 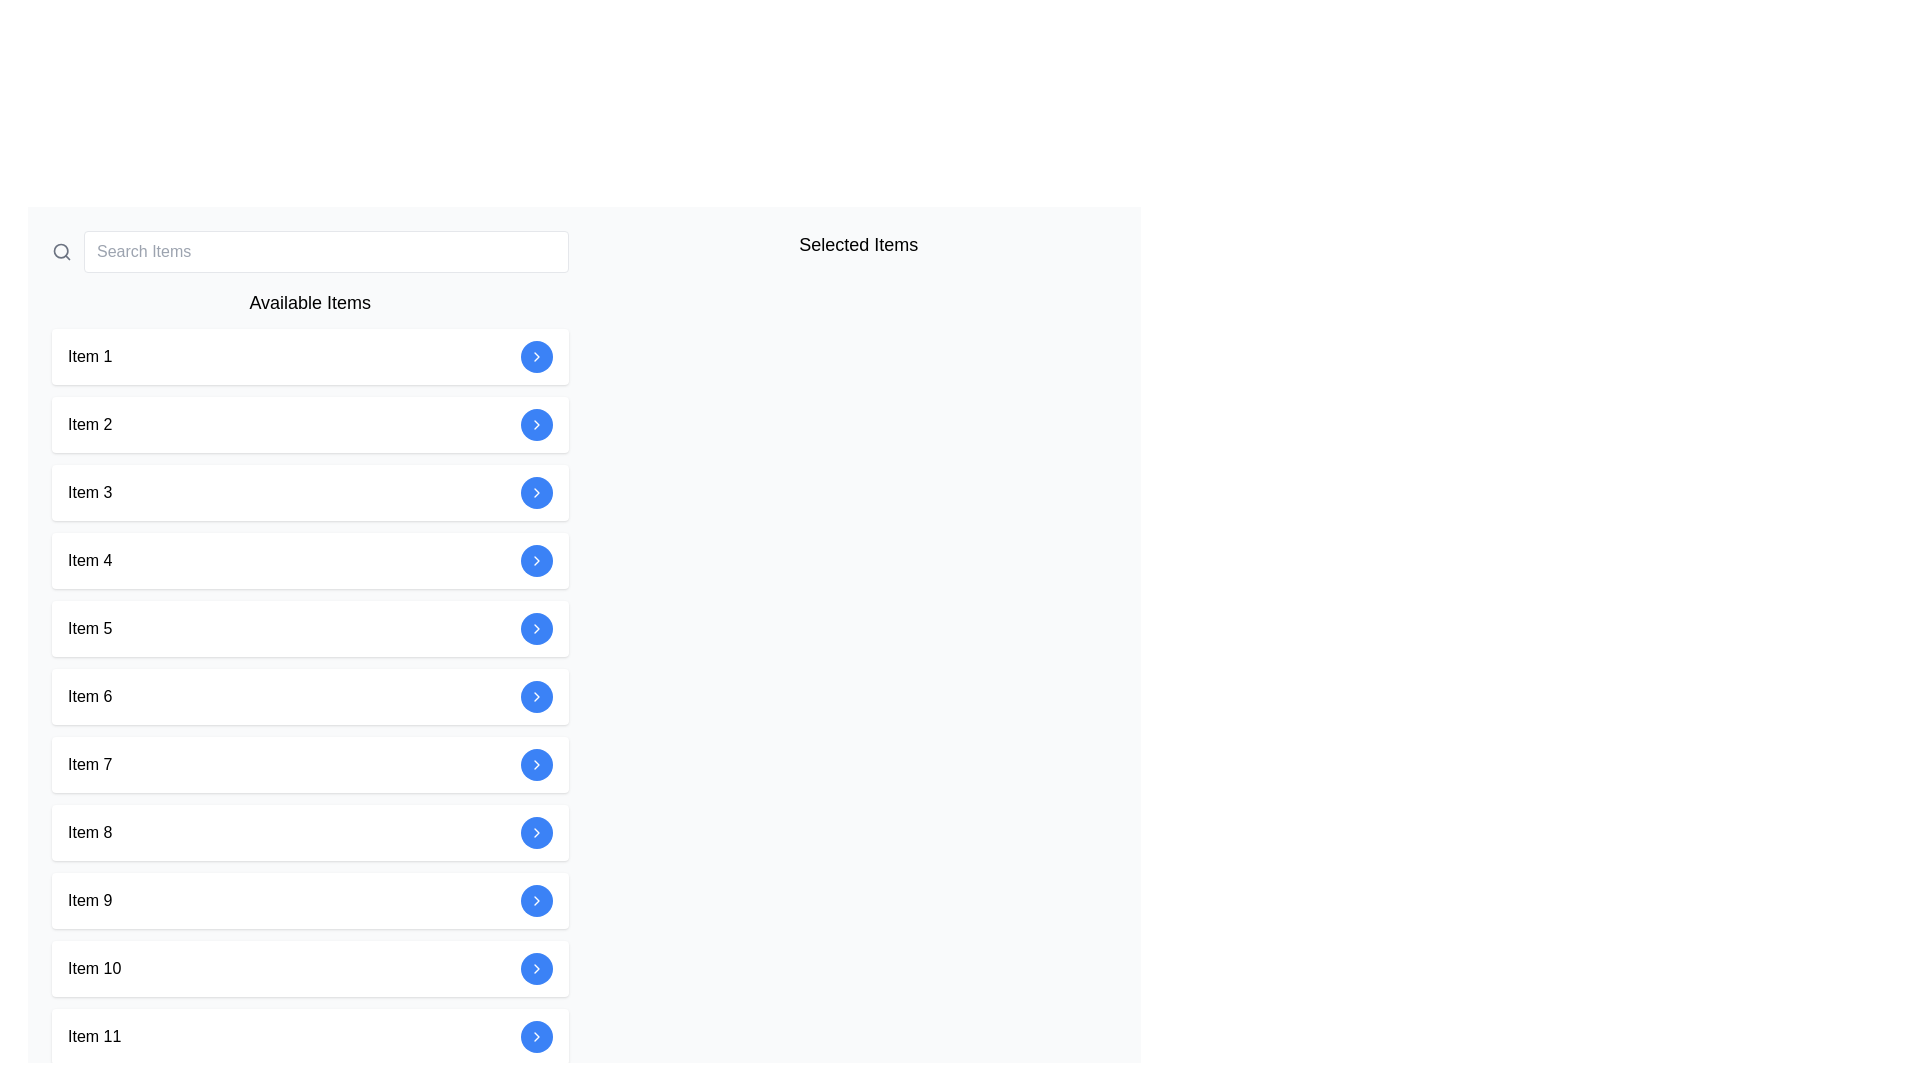 What do you see at coordinates (536, 764) in the screenshot?
I see `the circular blue button with a white right-facing arrow icon located in the 'Item 7' row of the 'Available Items' list` at bounding box center [536, 764].